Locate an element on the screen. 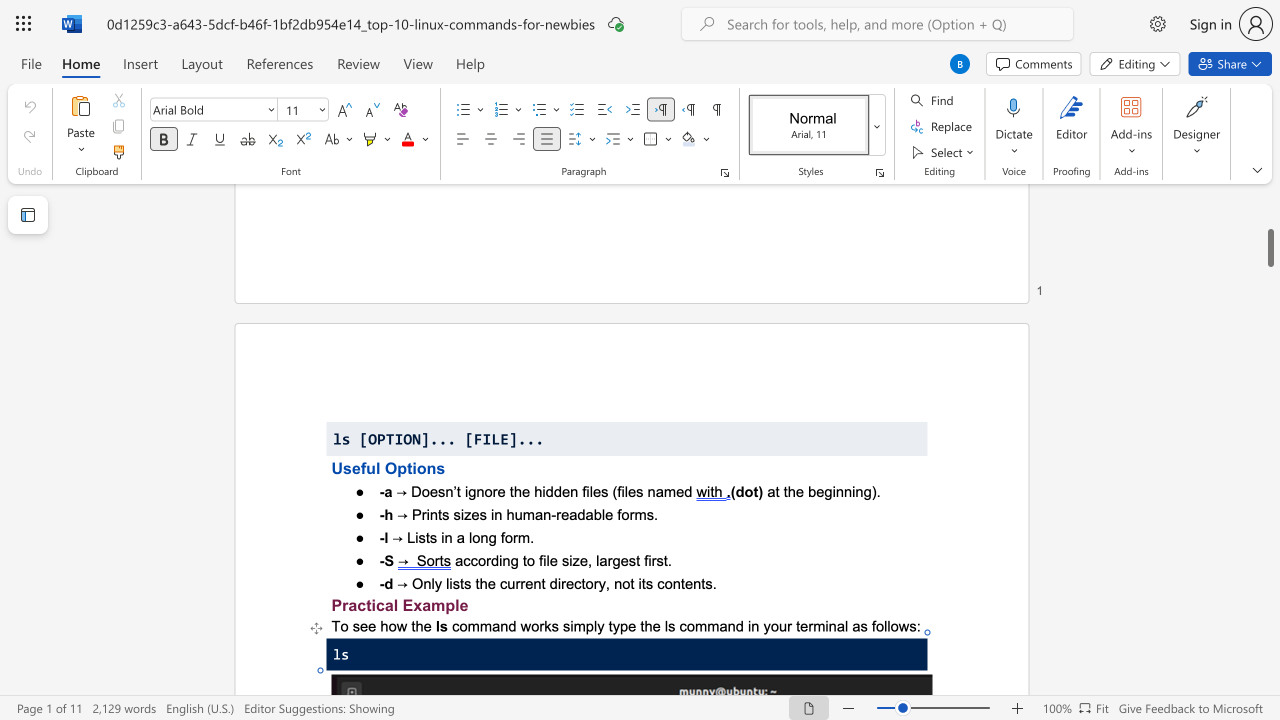 This screenshot has width=1280, height=720. the space between the continuous character "O" and "P" in the text is located at coordinates (376, 438).